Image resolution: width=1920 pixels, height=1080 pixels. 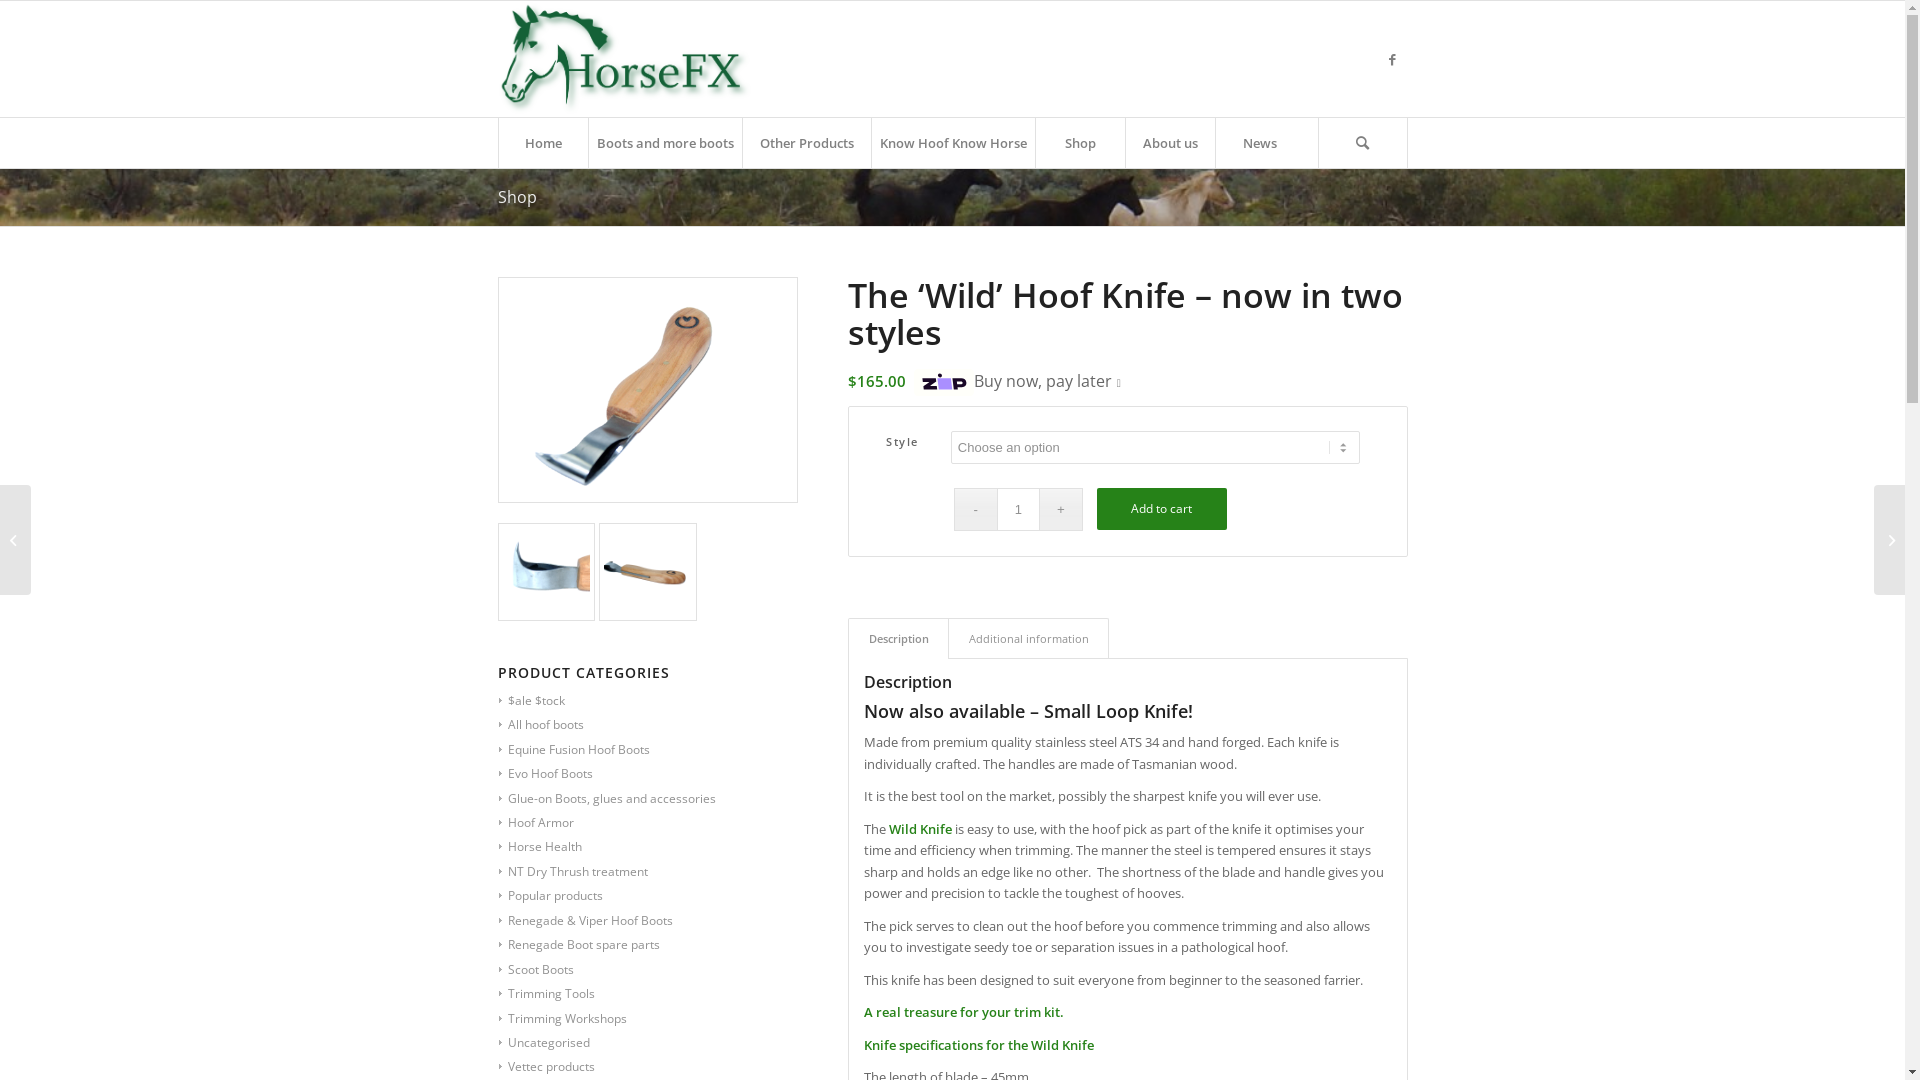 I want to click on 'NT Dry Thrush treatment', so click(x=571, y=870).